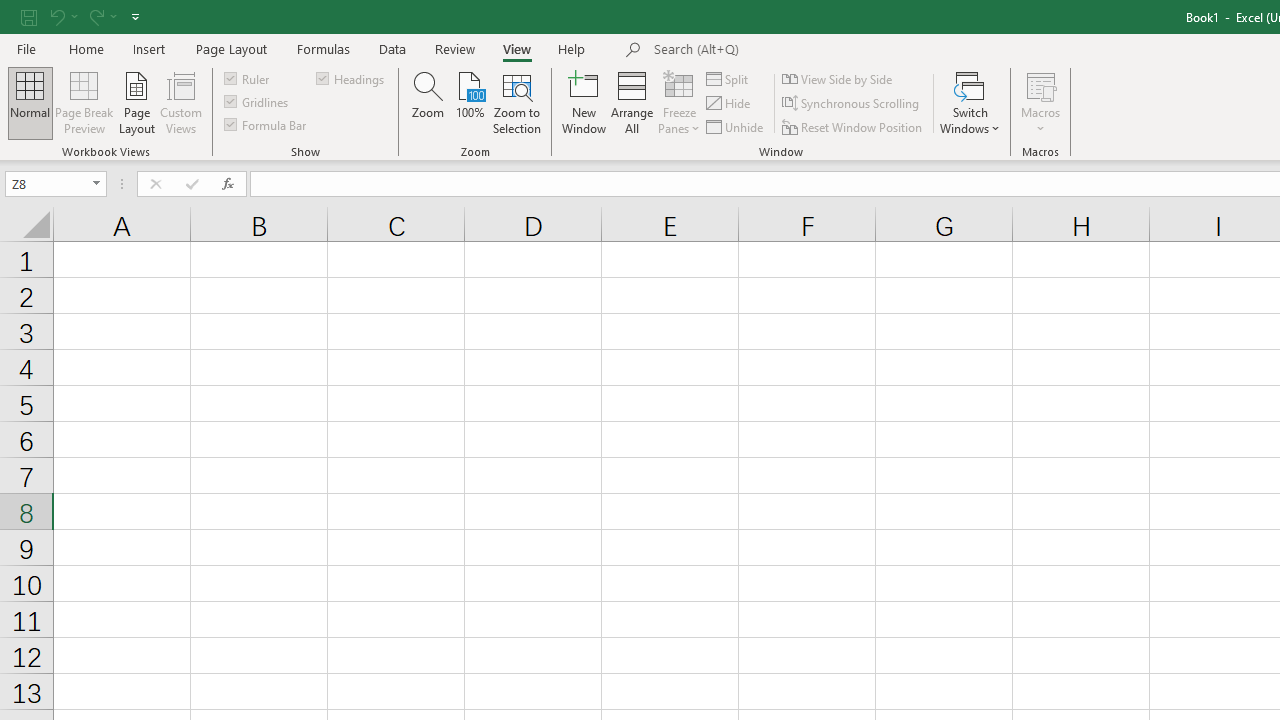 The width and height of the screenshot is (1280, 720). What do you see at coordinates (839, 78) in the screenshot?
I see `'View Side by Side'` at bounding box center [839, 78].